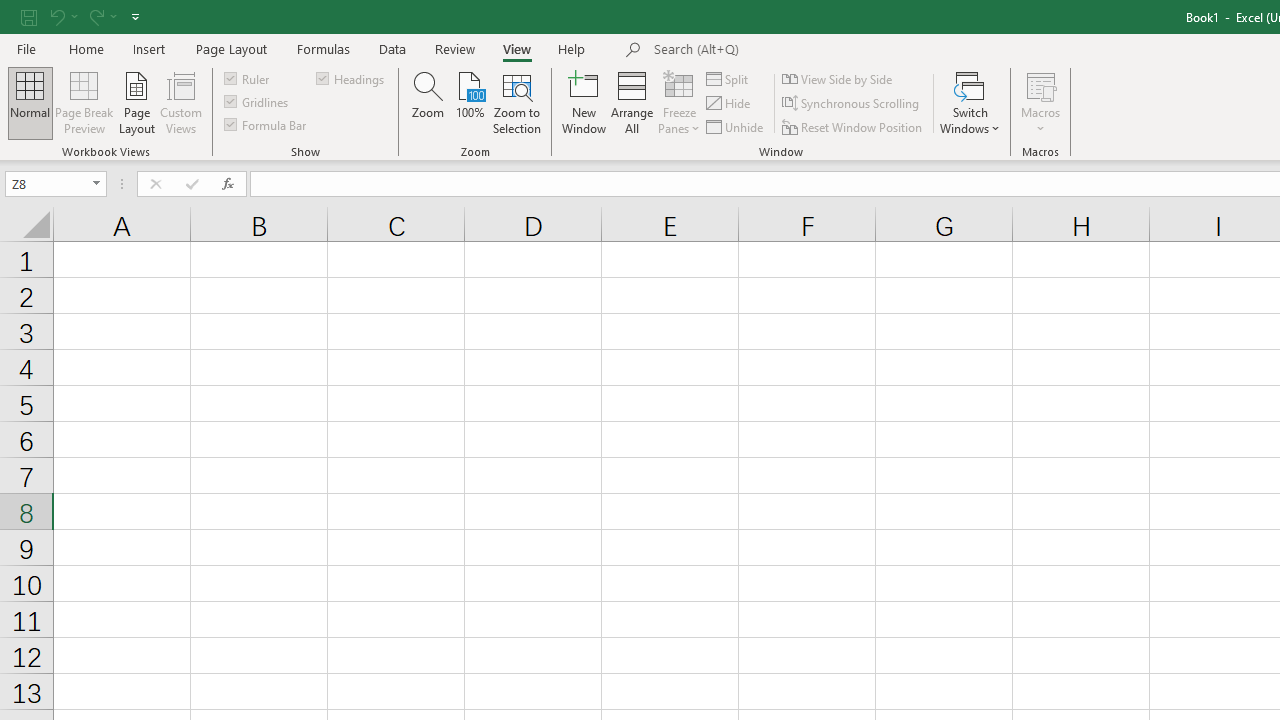 The width and height of the screenshot is (1280, 720). What do you see at coordinates (839, 78) in the screenshot?
I see `'View Side by Side'` at bounding box center [839, 78].